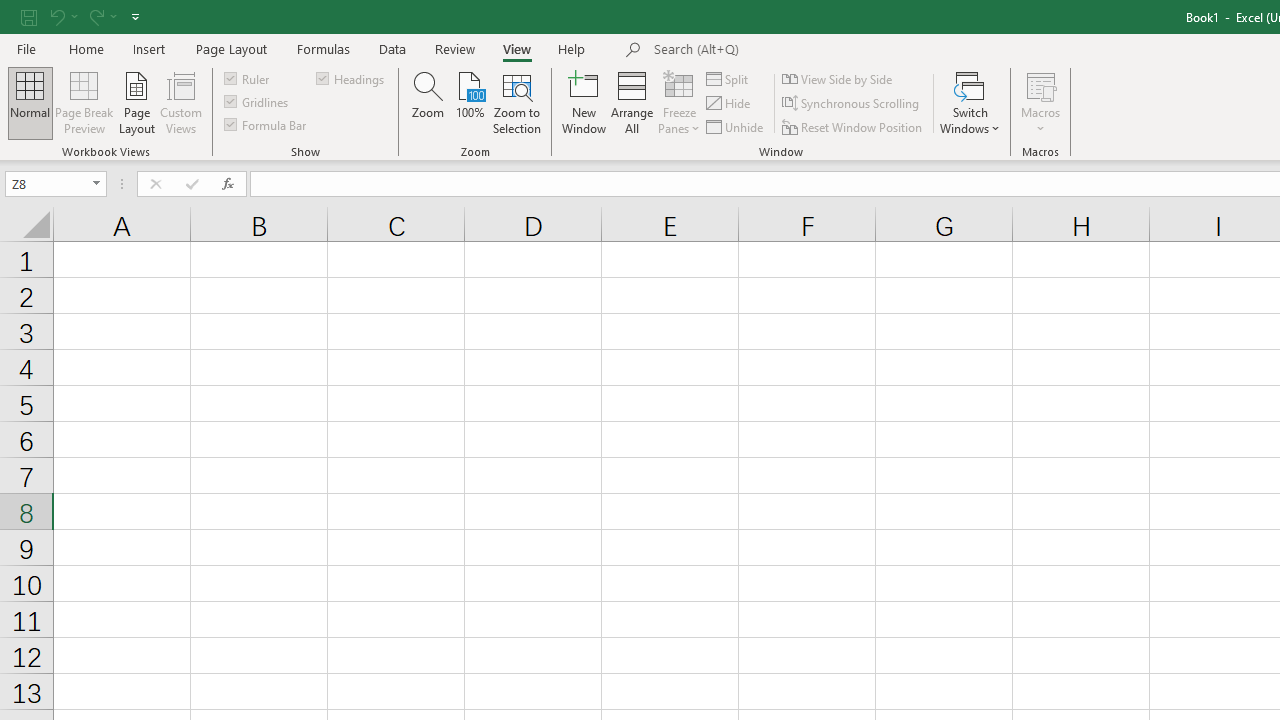 The width and height of the screenshot is (1280, 720). What do you see at coordinates (839, 78) in the screenshot?
I see `'View Side by Side'` at bounding box center [839, 78].